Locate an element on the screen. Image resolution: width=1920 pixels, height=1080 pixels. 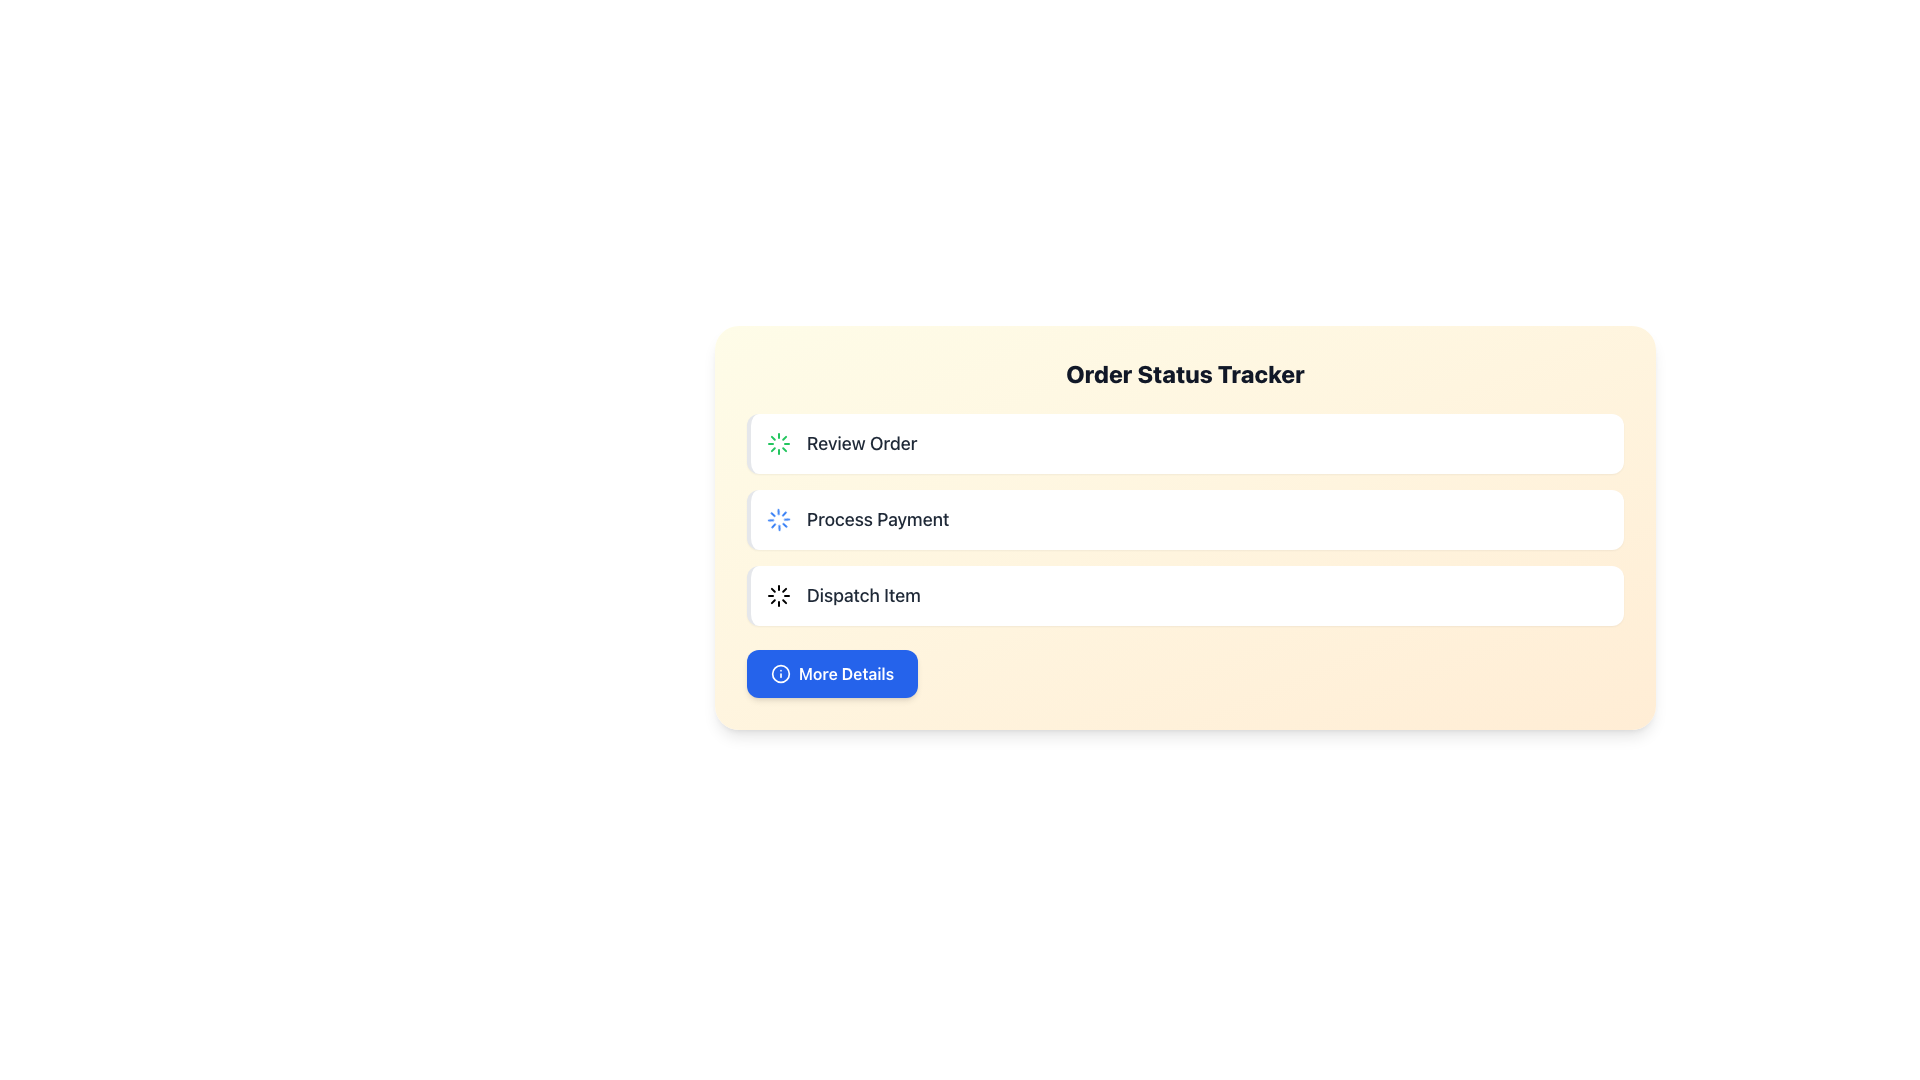
the second item in the 'Order Status Tracker' list, which indicates 'Process Payment' is located at coordinates (1185, 519).